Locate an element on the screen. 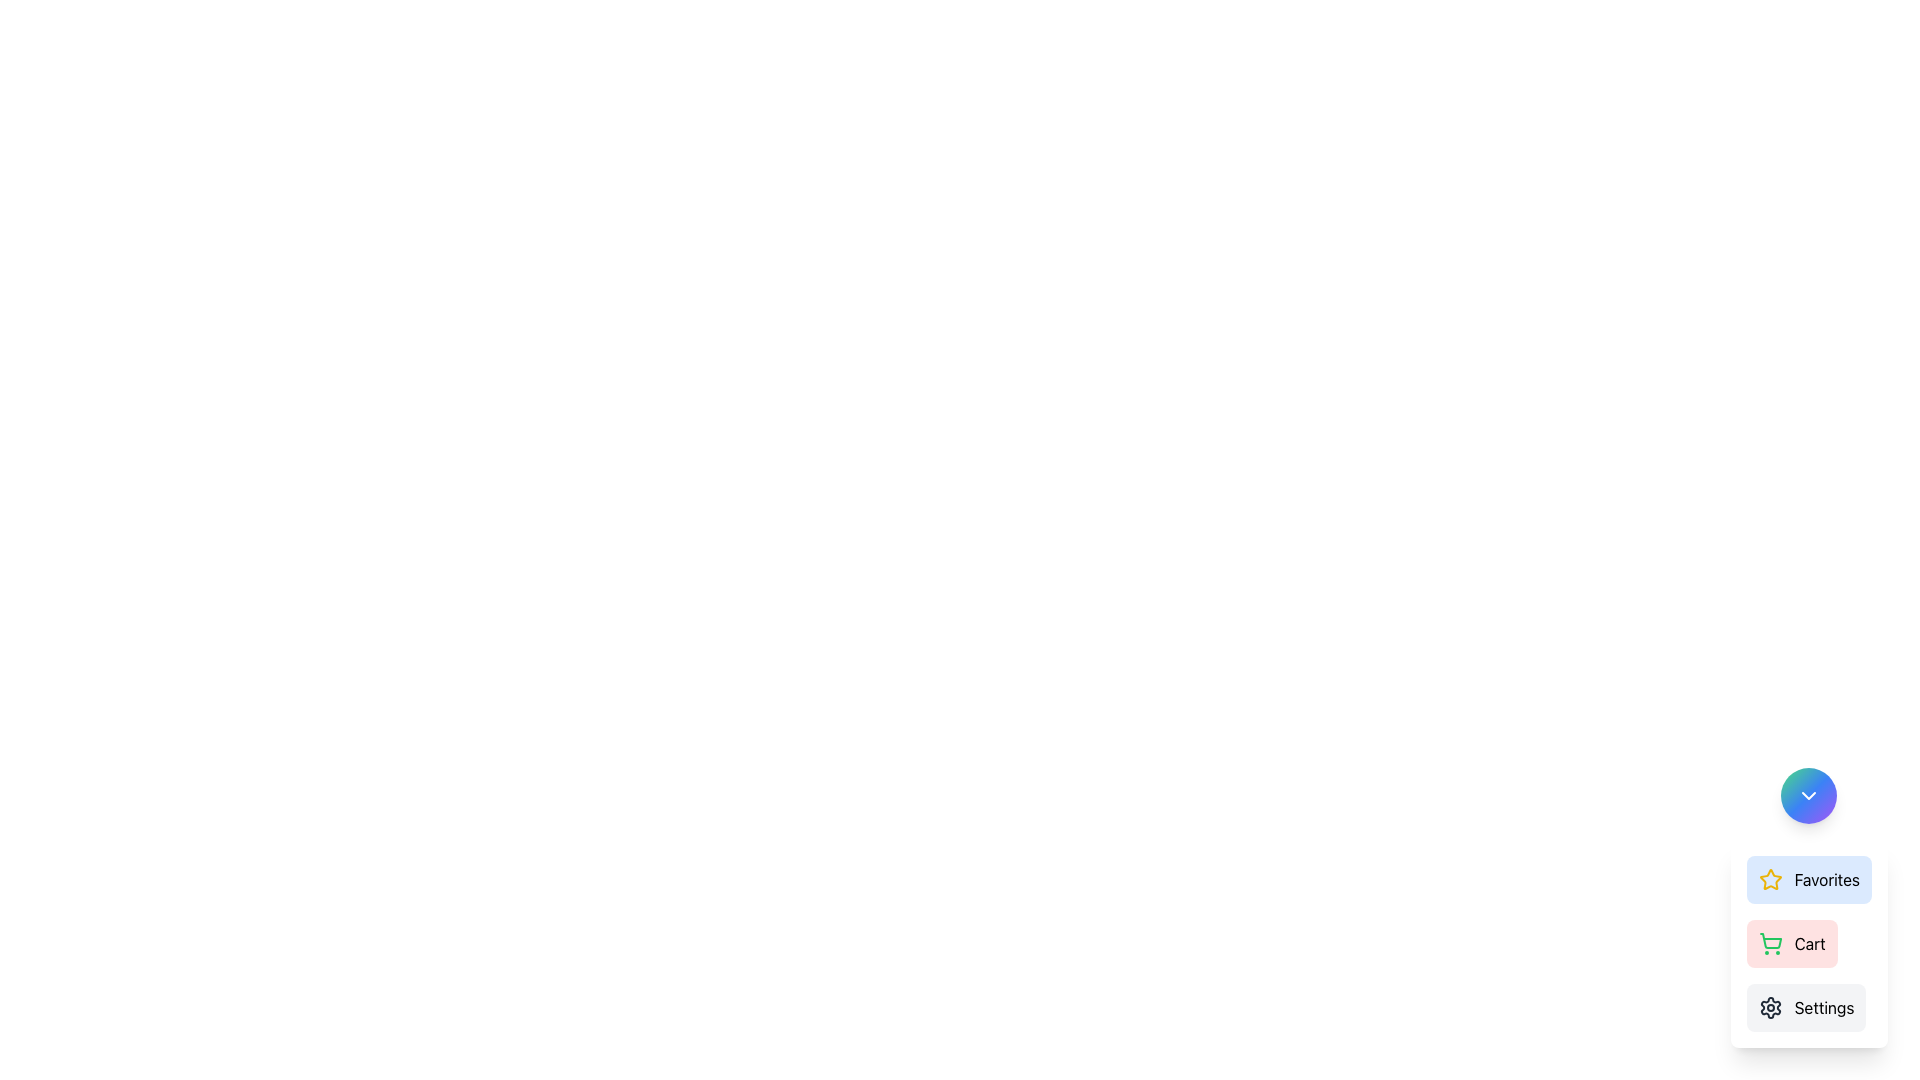  the cog icon located to the left of the 'Settings' label in the vertically-aligned menu is located at coordinates (1770, 1007).